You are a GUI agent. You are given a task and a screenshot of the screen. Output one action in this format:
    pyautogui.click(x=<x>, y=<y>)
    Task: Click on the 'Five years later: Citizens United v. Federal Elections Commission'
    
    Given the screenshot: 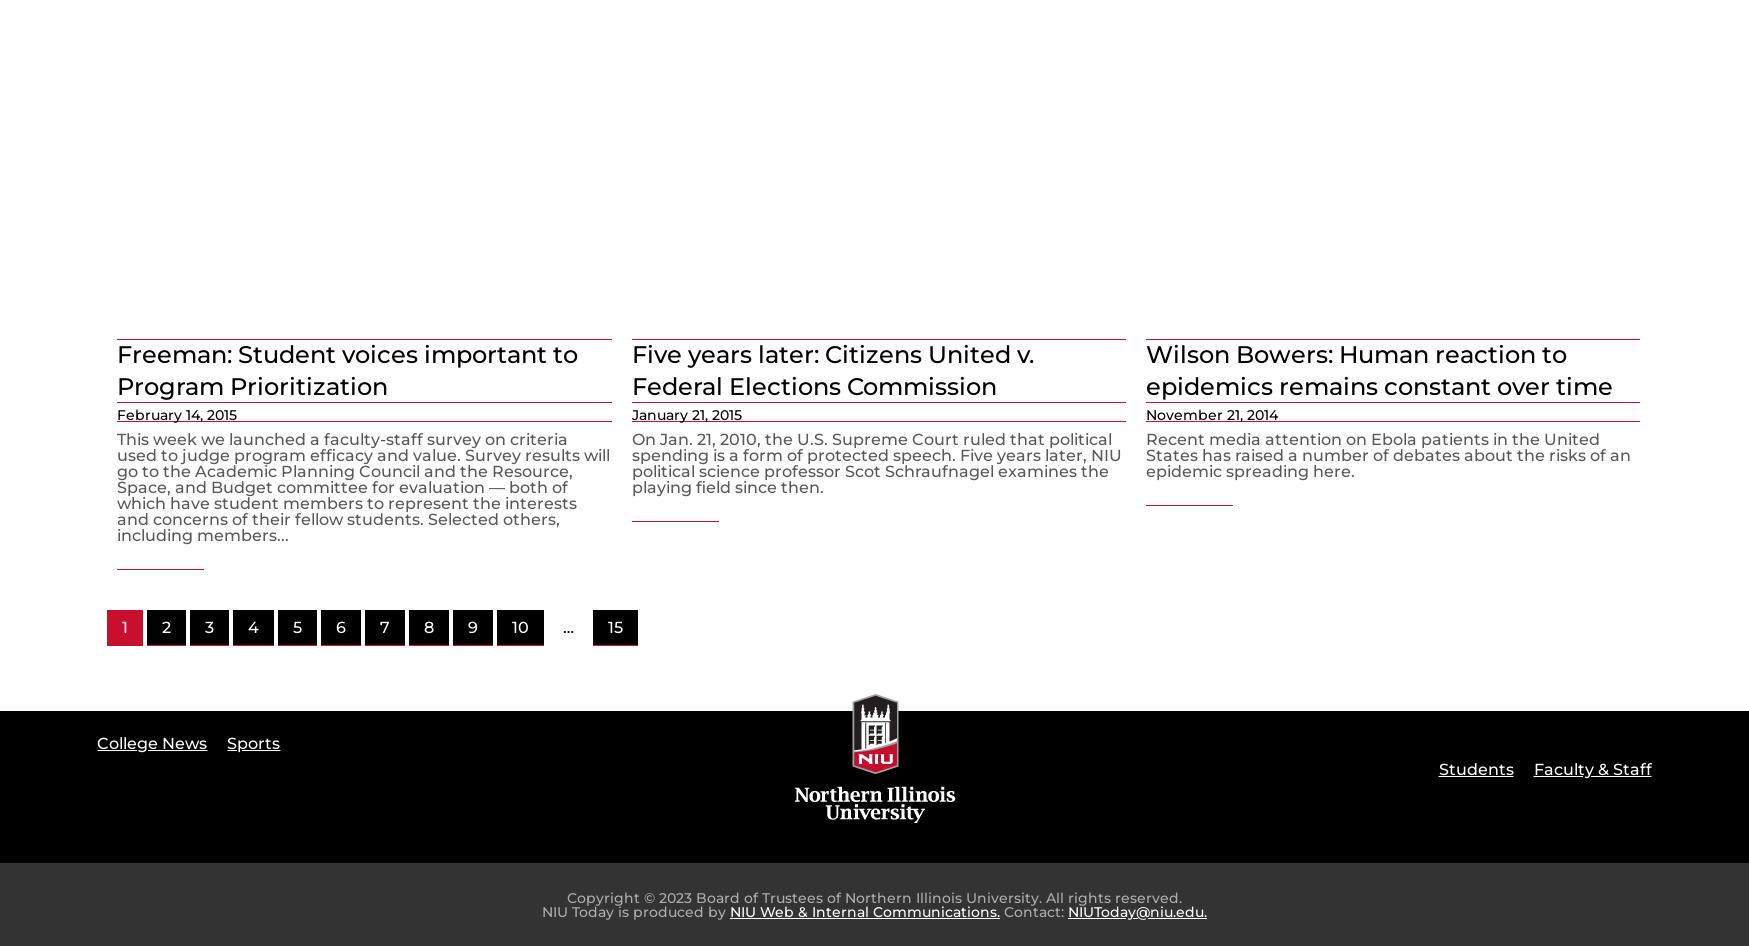 What is the action you would take?
    pyautogui.click(x=631, y=370)
    